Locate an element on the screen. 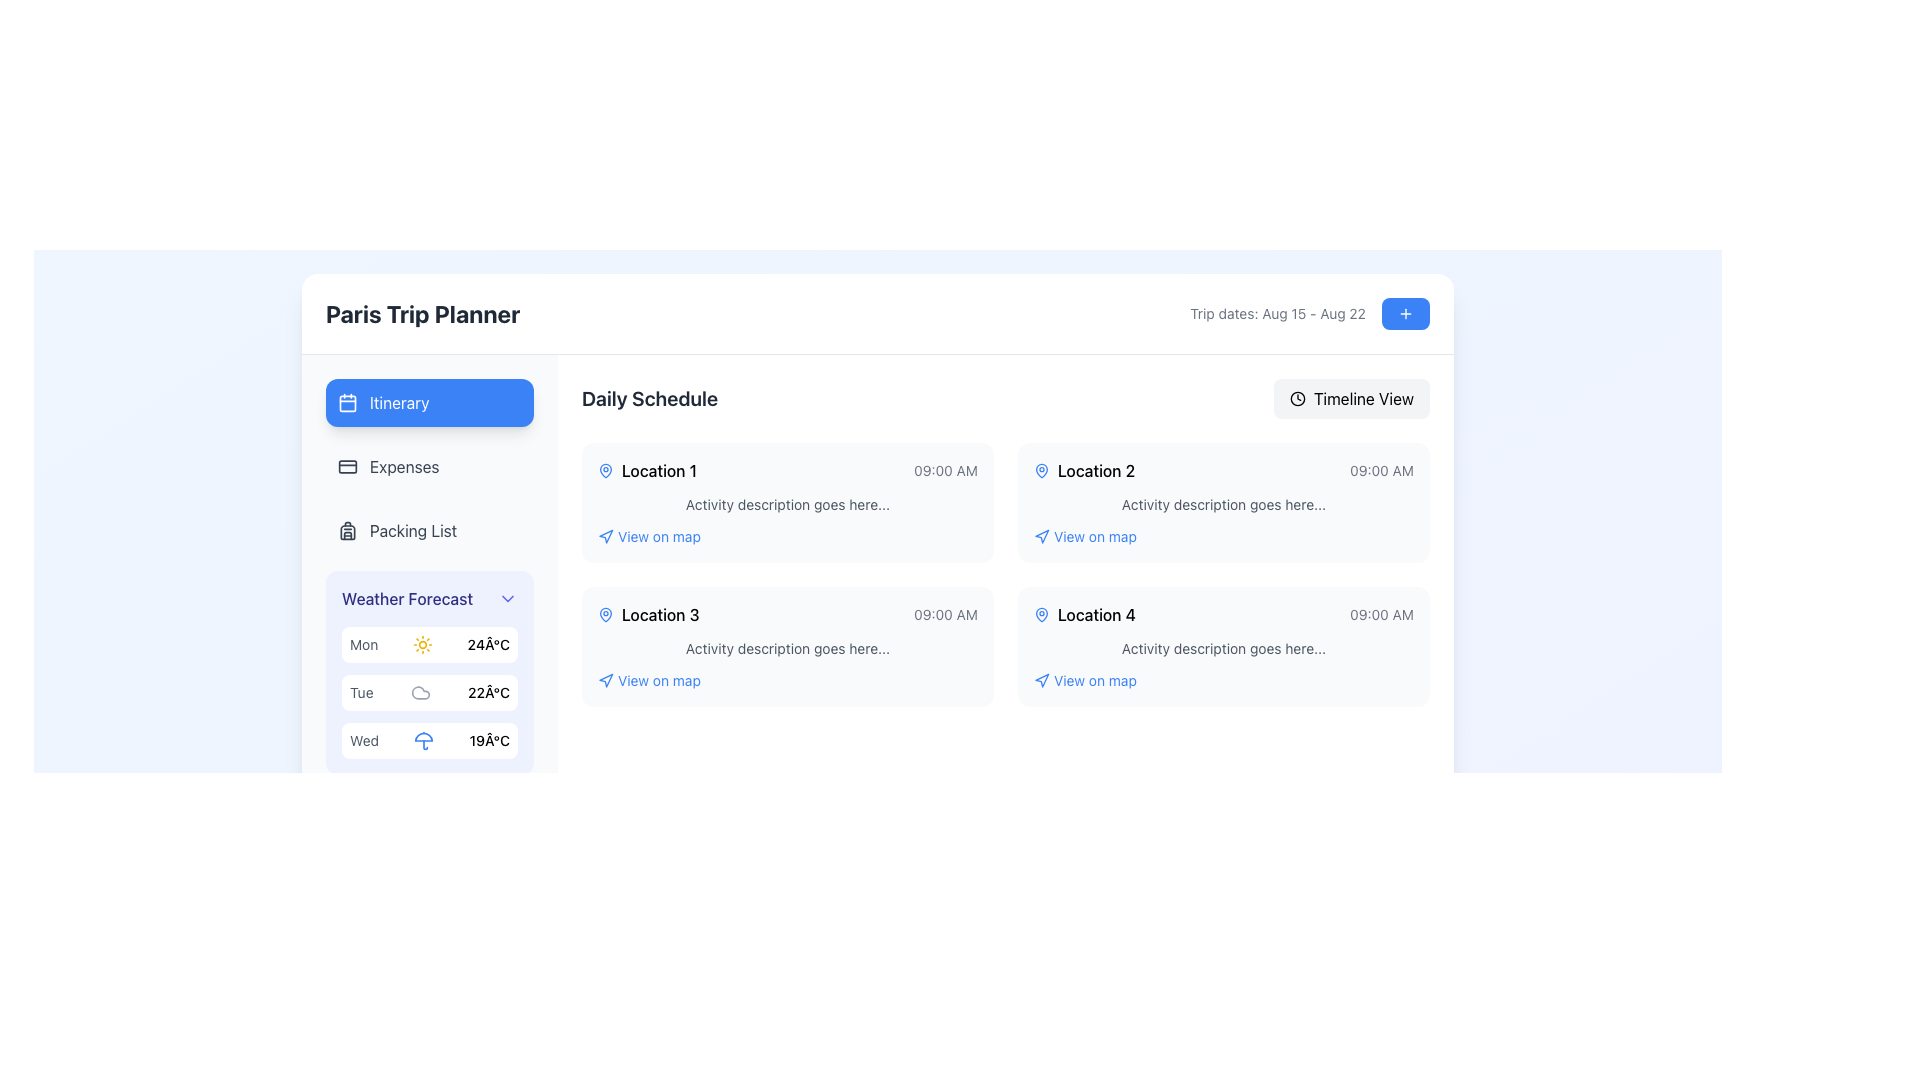 The width and height of the screenshot is (1920, 1080). the decorative or indicative icon located in the left sidebar, above the weather forecast section is located at coordinates (419, 692).